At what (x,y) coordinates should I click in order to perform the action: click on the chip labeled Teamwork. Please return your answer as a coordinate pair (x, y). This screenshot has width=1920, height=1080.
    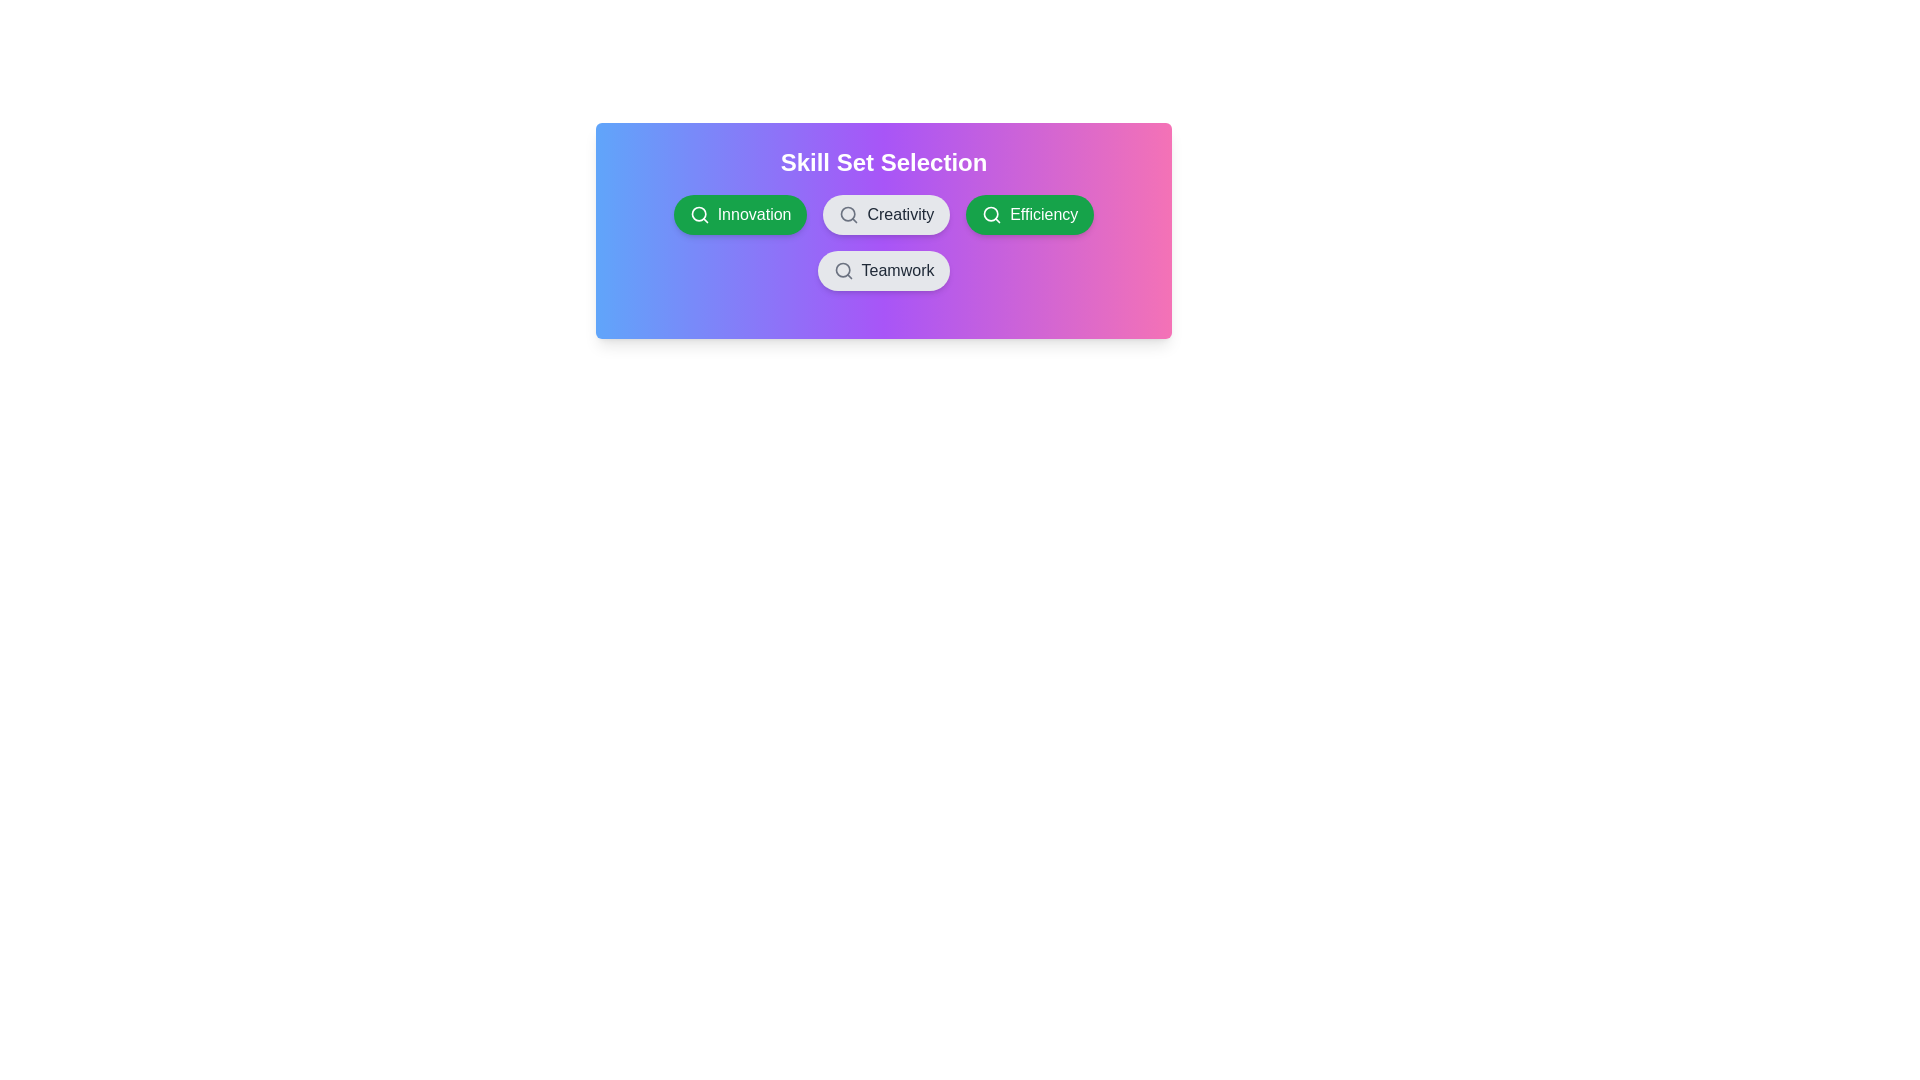
    Looking at the image, I should click on (882, 270).